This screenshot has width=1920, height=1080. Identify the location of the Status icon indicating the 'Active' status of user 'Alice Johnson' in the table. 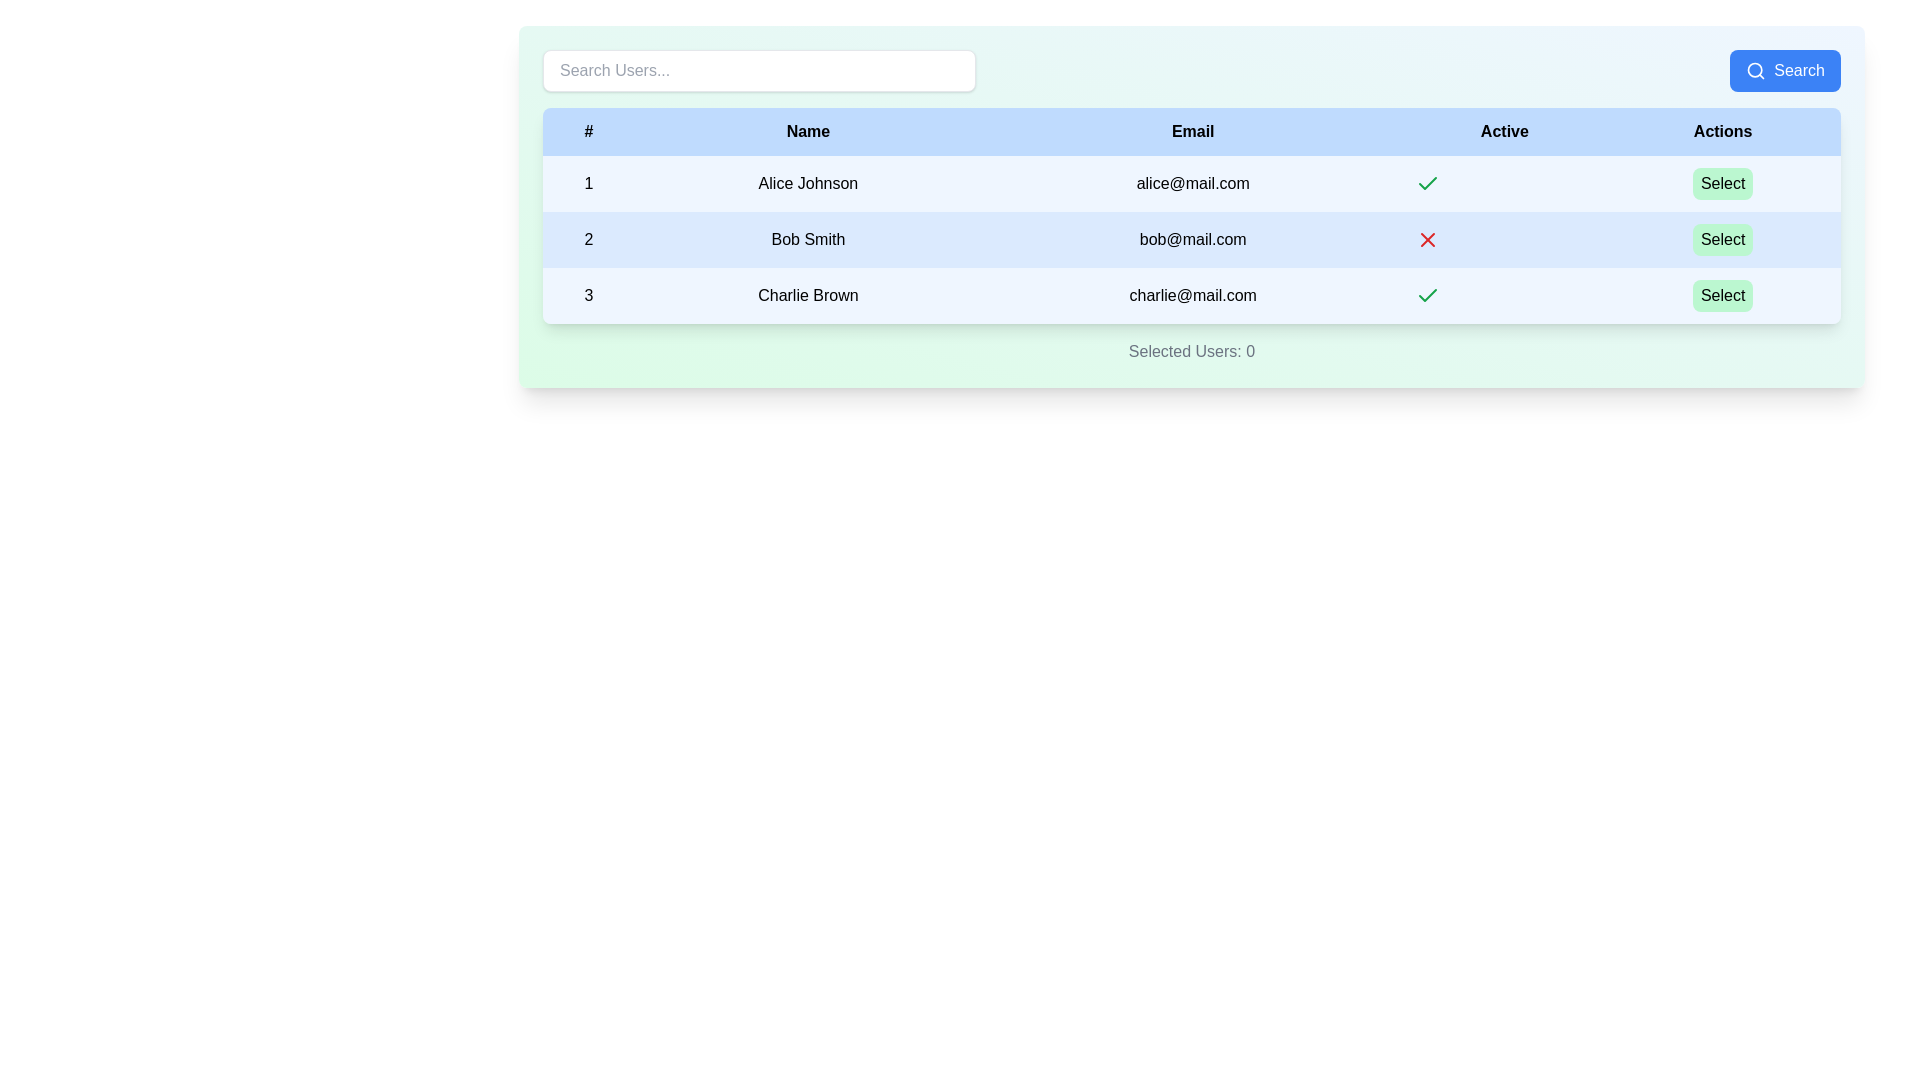
(1427, 295).